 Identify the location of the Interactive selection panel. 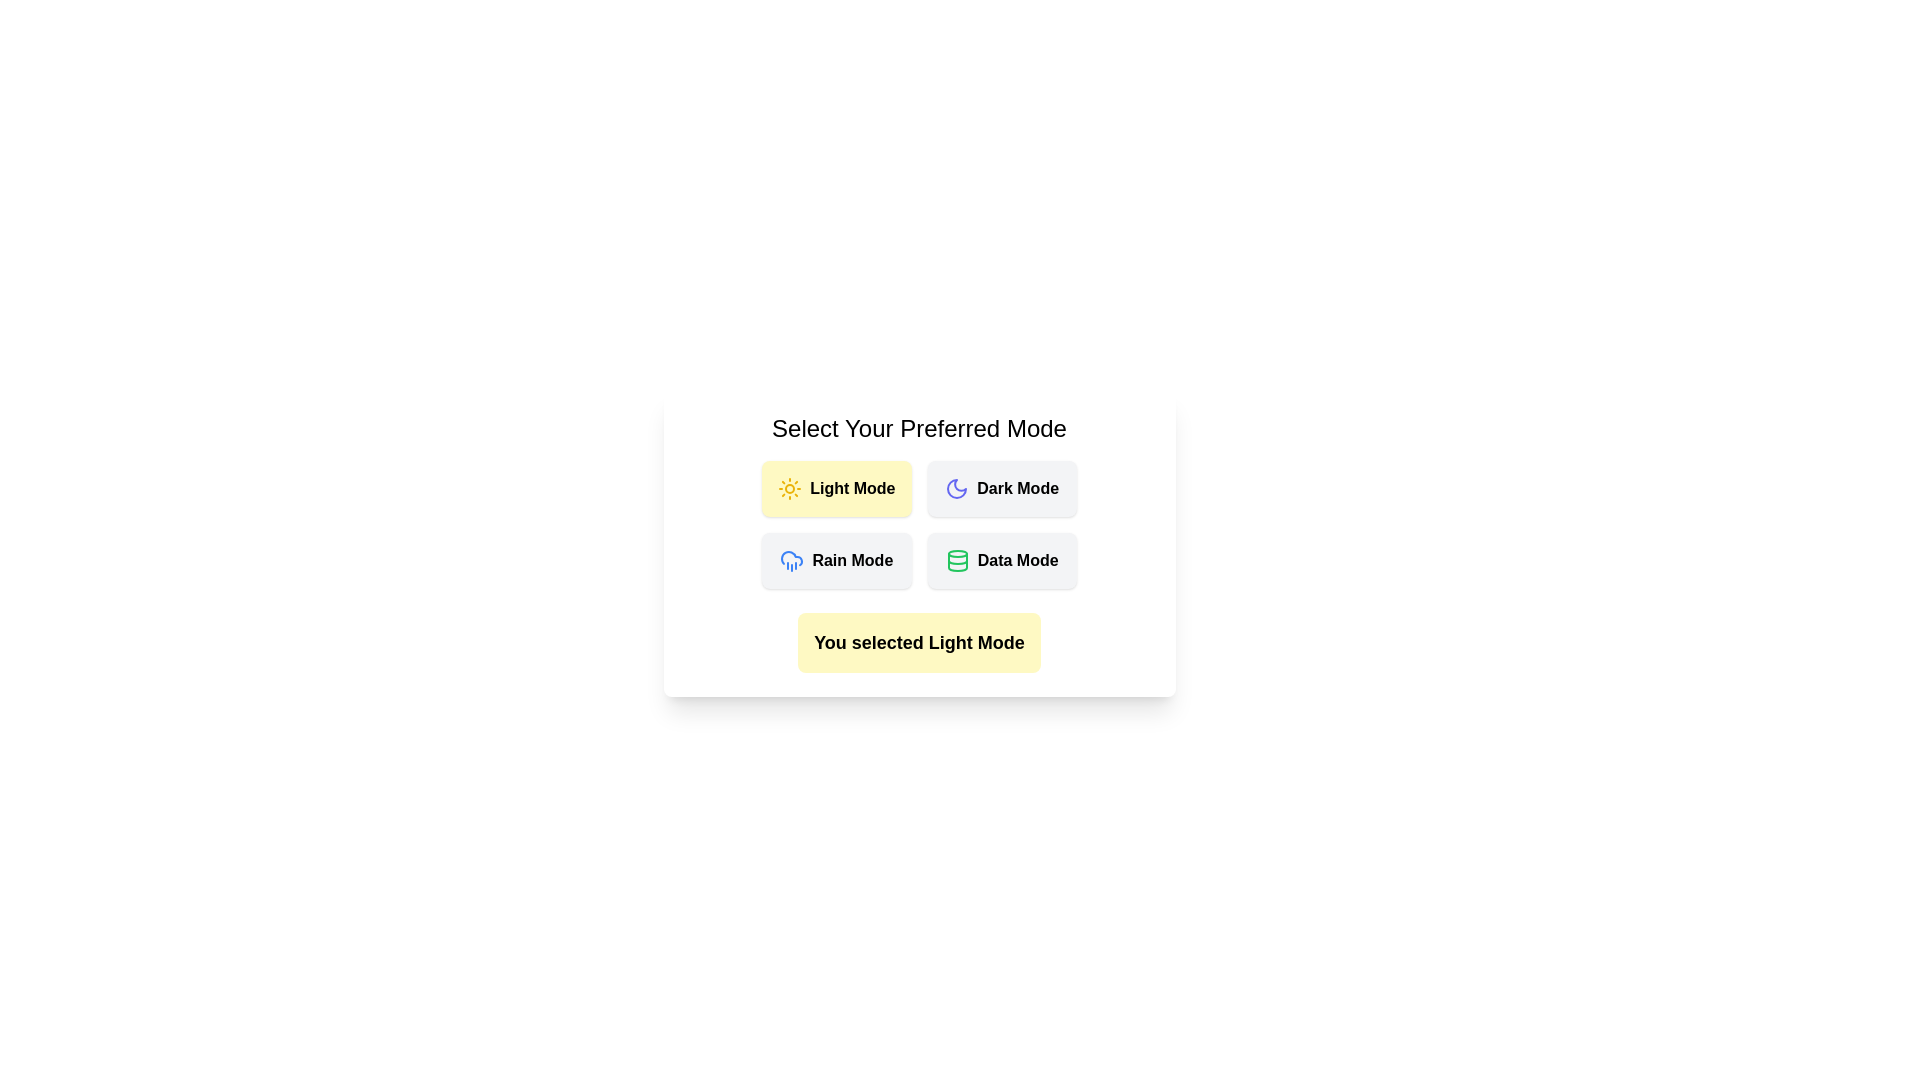
(918, 543).